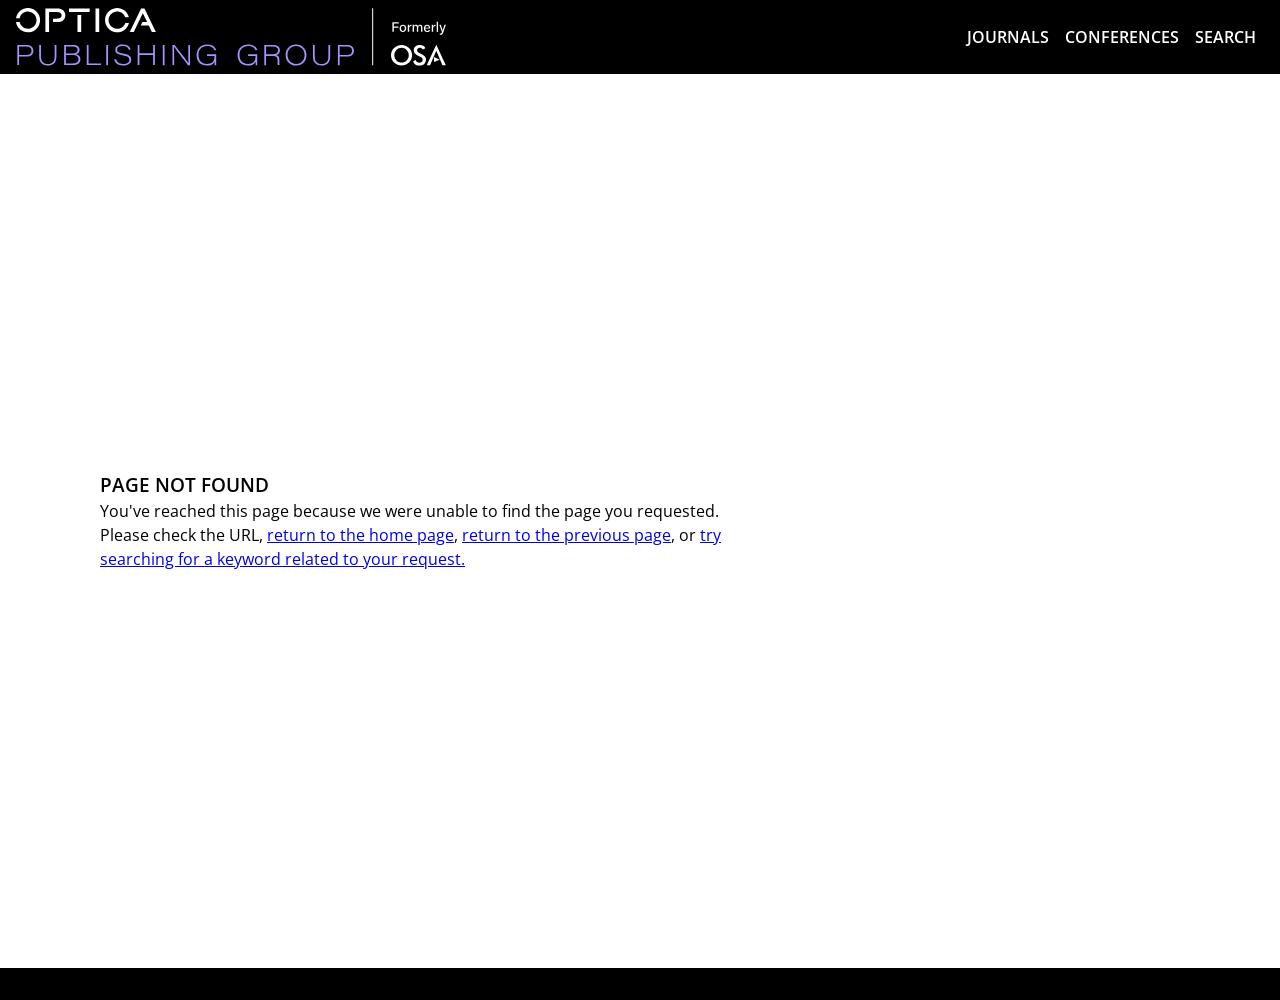  Describe the element at coordinates (1008, 37) in the screenshot. I see `'Journals'` at that location.